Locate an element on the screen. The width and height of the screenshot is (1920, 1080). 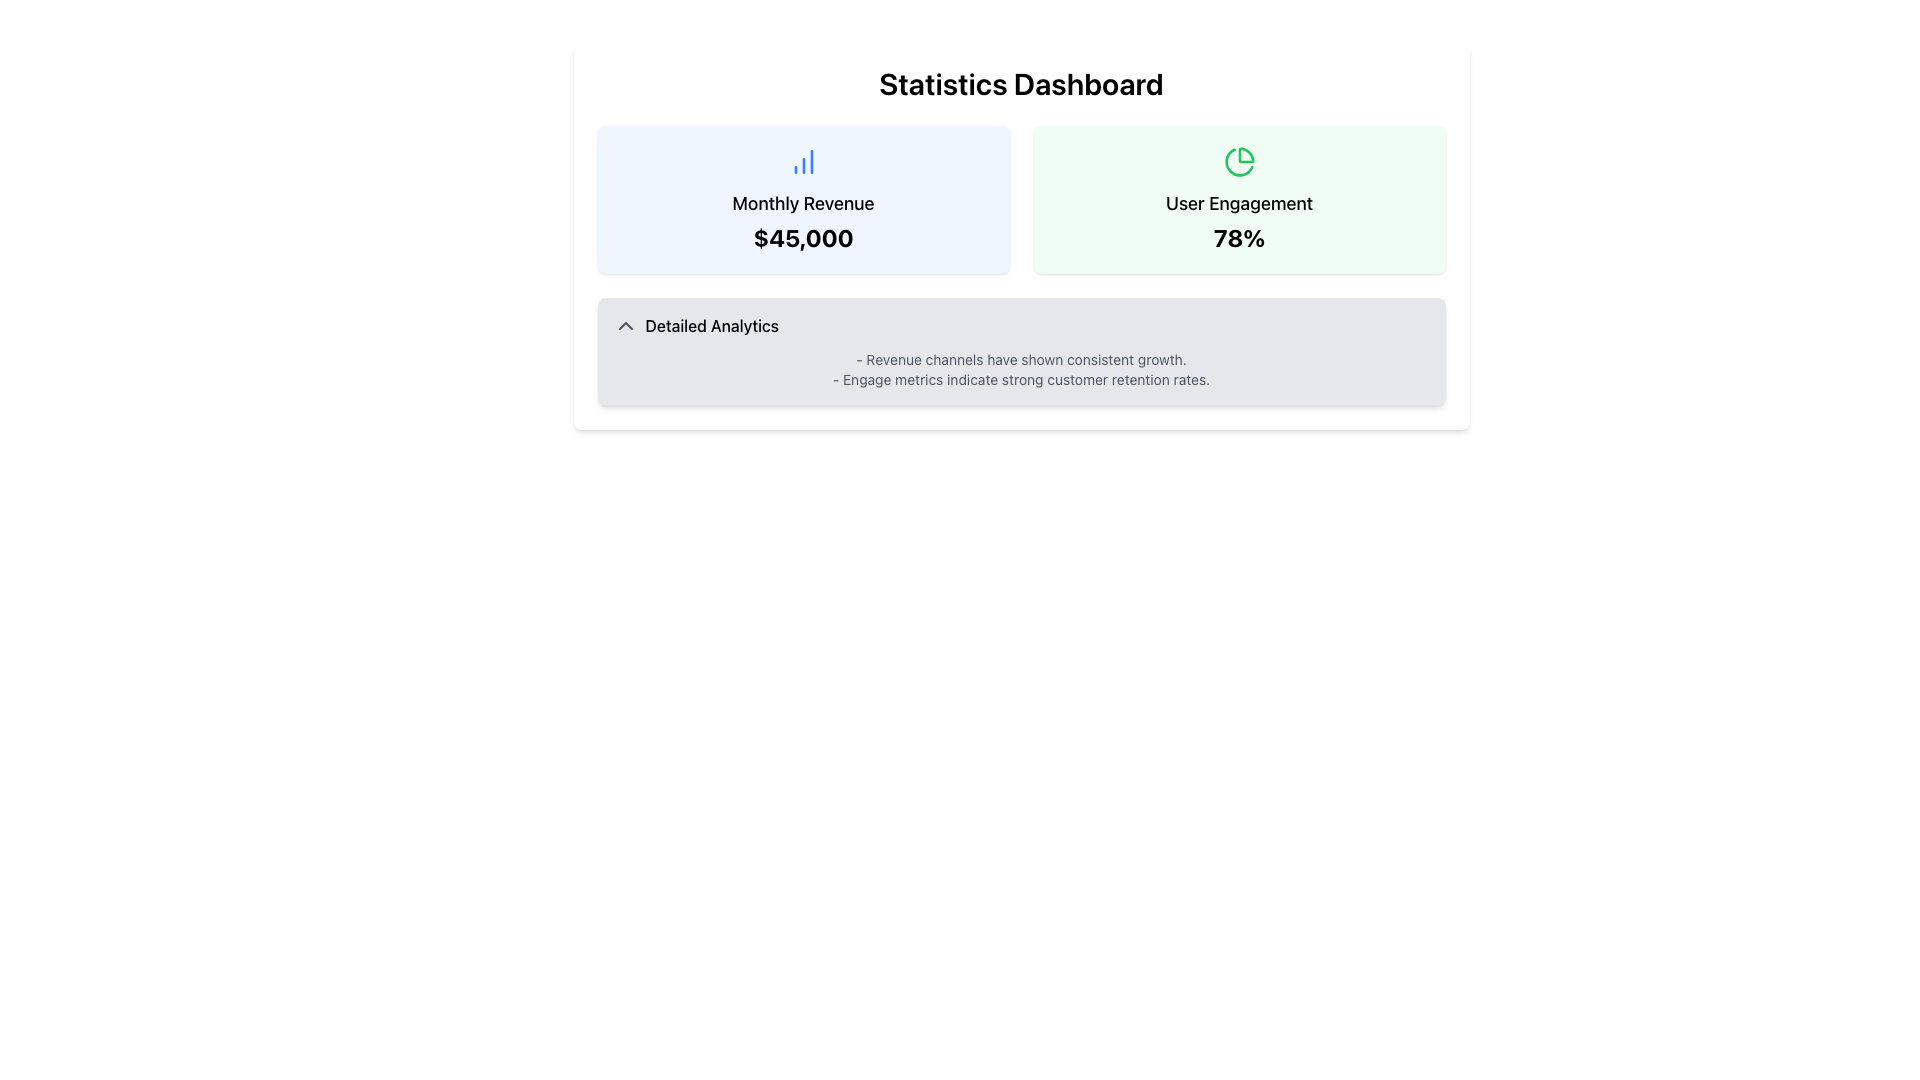
the icon that expands or collapses the 'Detailed Analytics' section is located at coordinates (624, 325).